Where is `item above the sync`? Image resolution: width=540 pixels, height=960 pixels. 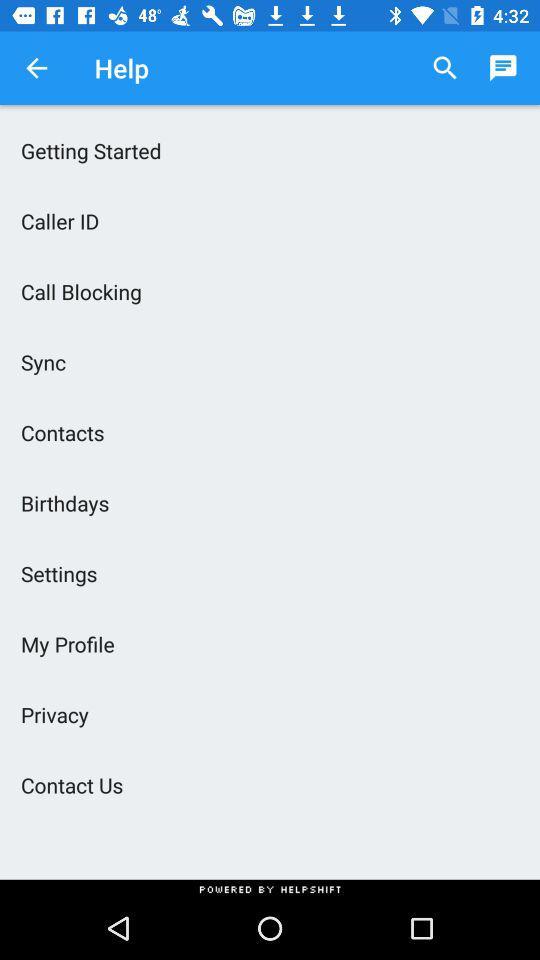
item above the sync is located at coordinates (270, 290).